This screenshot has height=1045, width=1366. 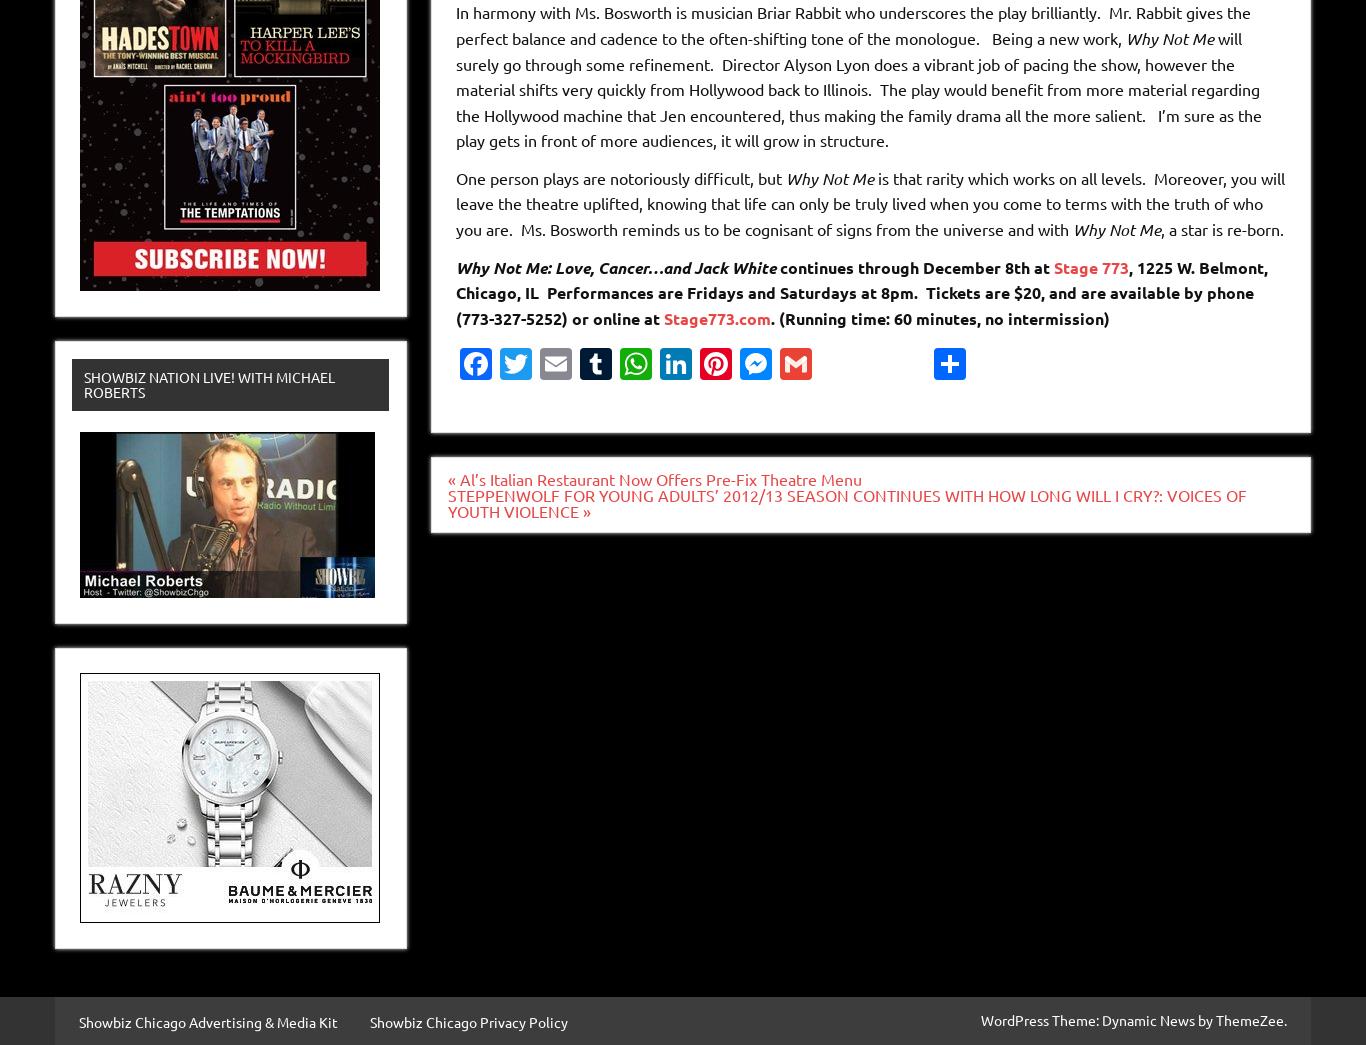 I want to click on 'Gmail', so click(x=824, y=411).